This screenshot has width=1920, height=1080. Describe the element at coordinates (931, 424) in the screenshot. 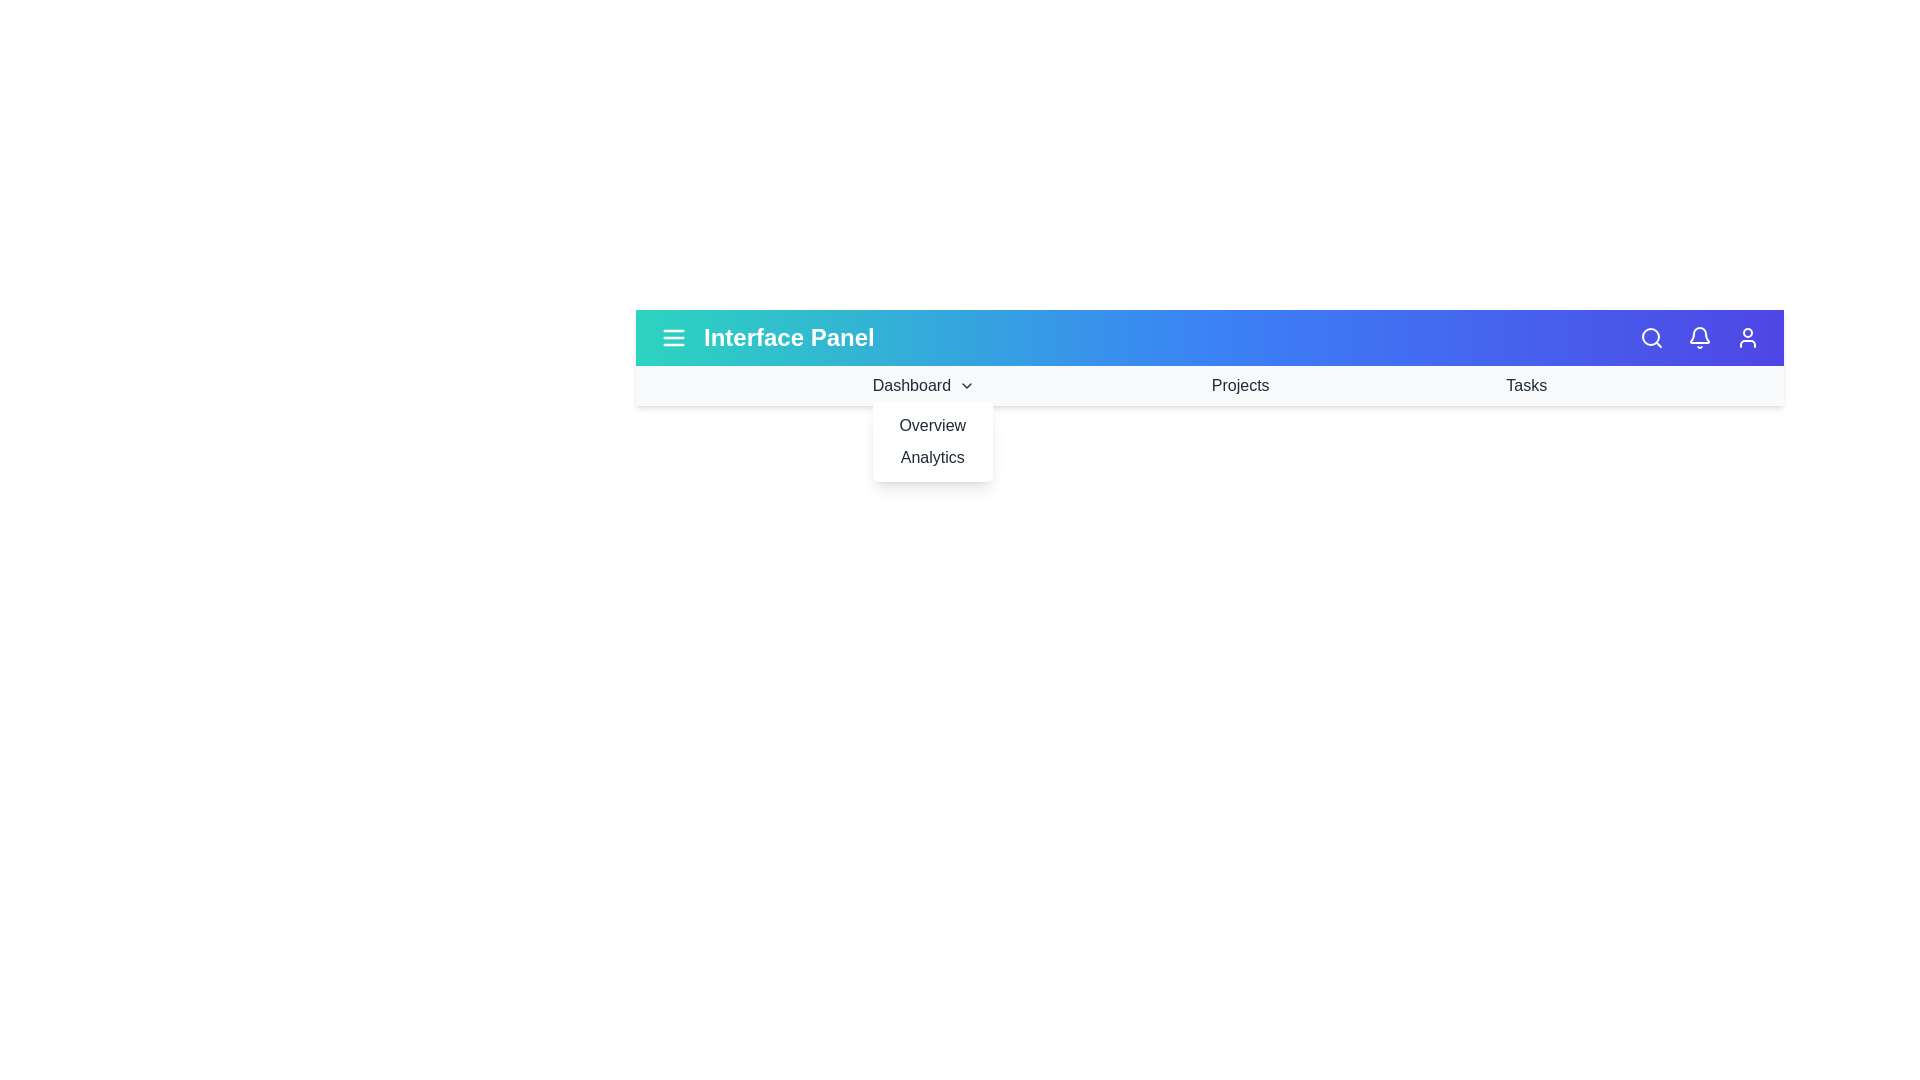

I see `the Overview from the 'Dashboard' submenu` at that location.